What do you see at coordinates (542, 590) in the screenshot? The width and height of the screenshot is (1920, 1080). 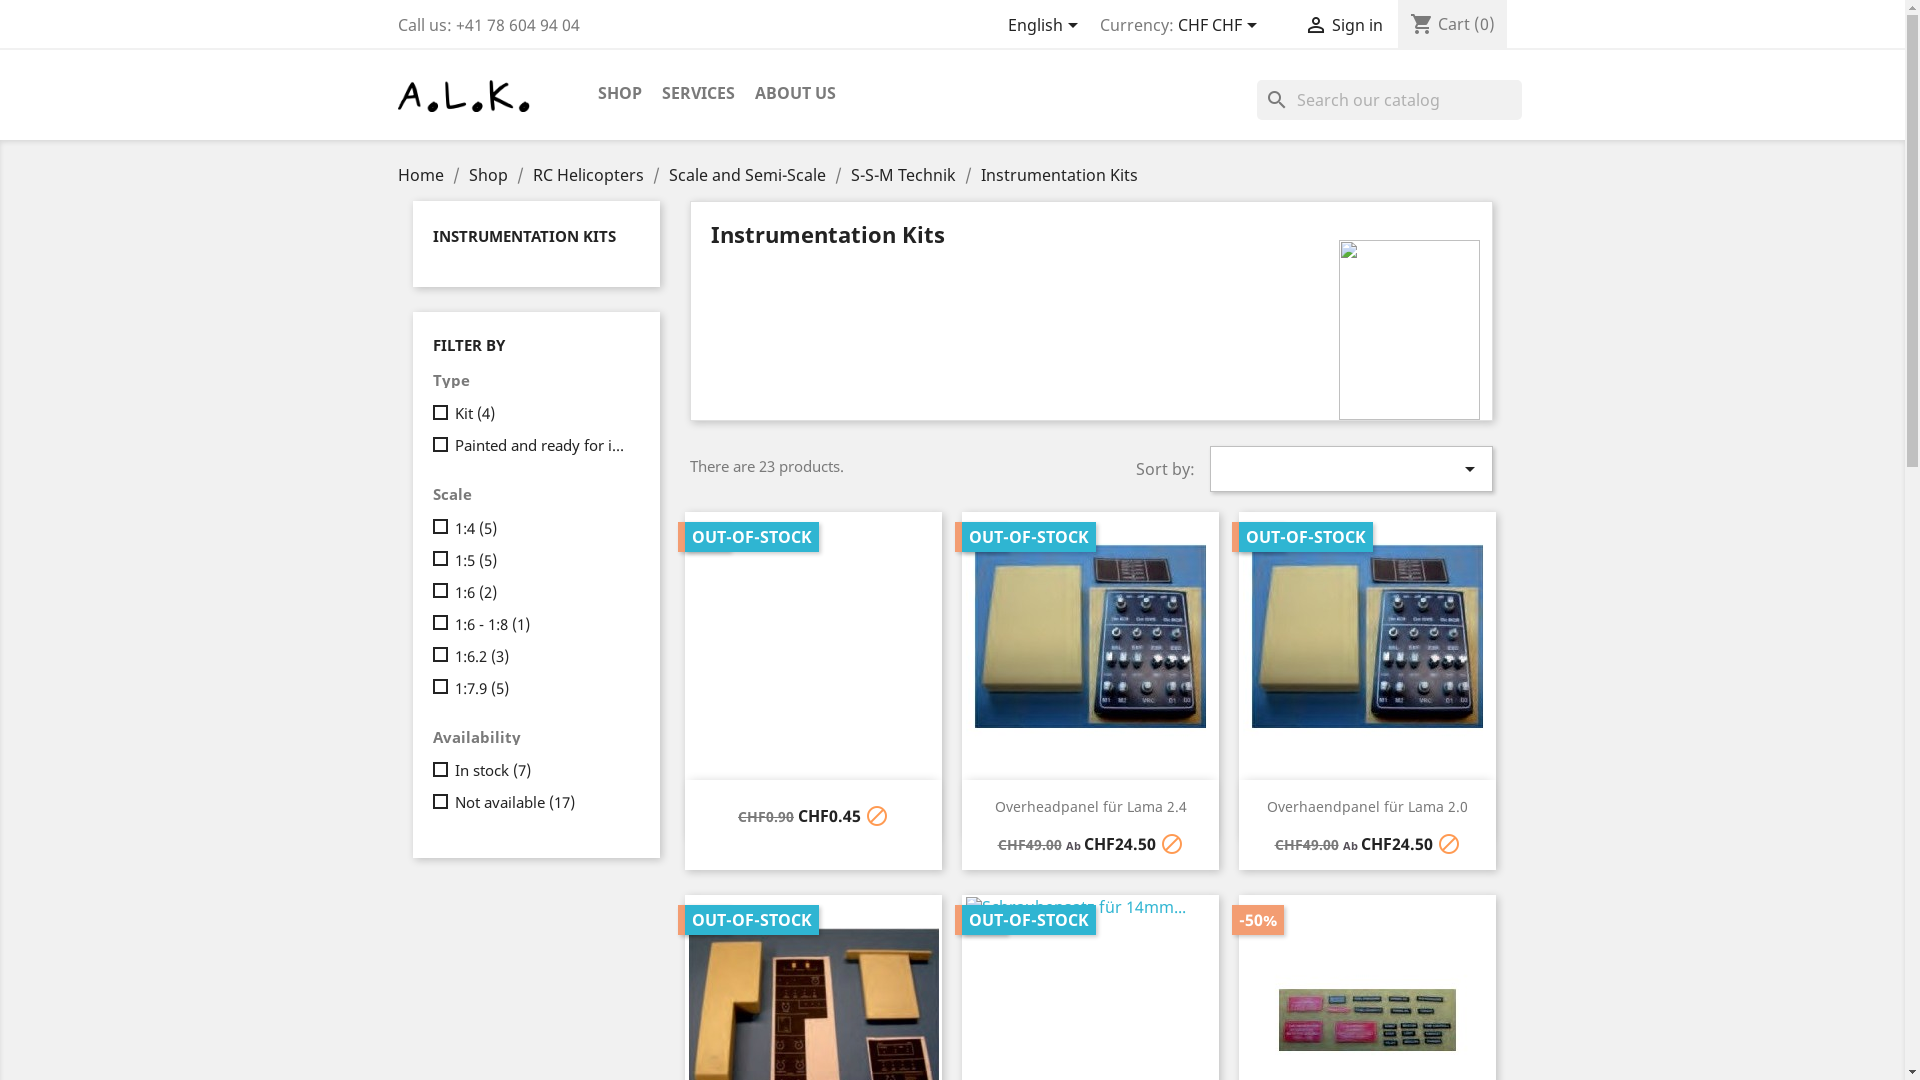 I see `'1:6 (2)'` at bounding box center [542, 590].